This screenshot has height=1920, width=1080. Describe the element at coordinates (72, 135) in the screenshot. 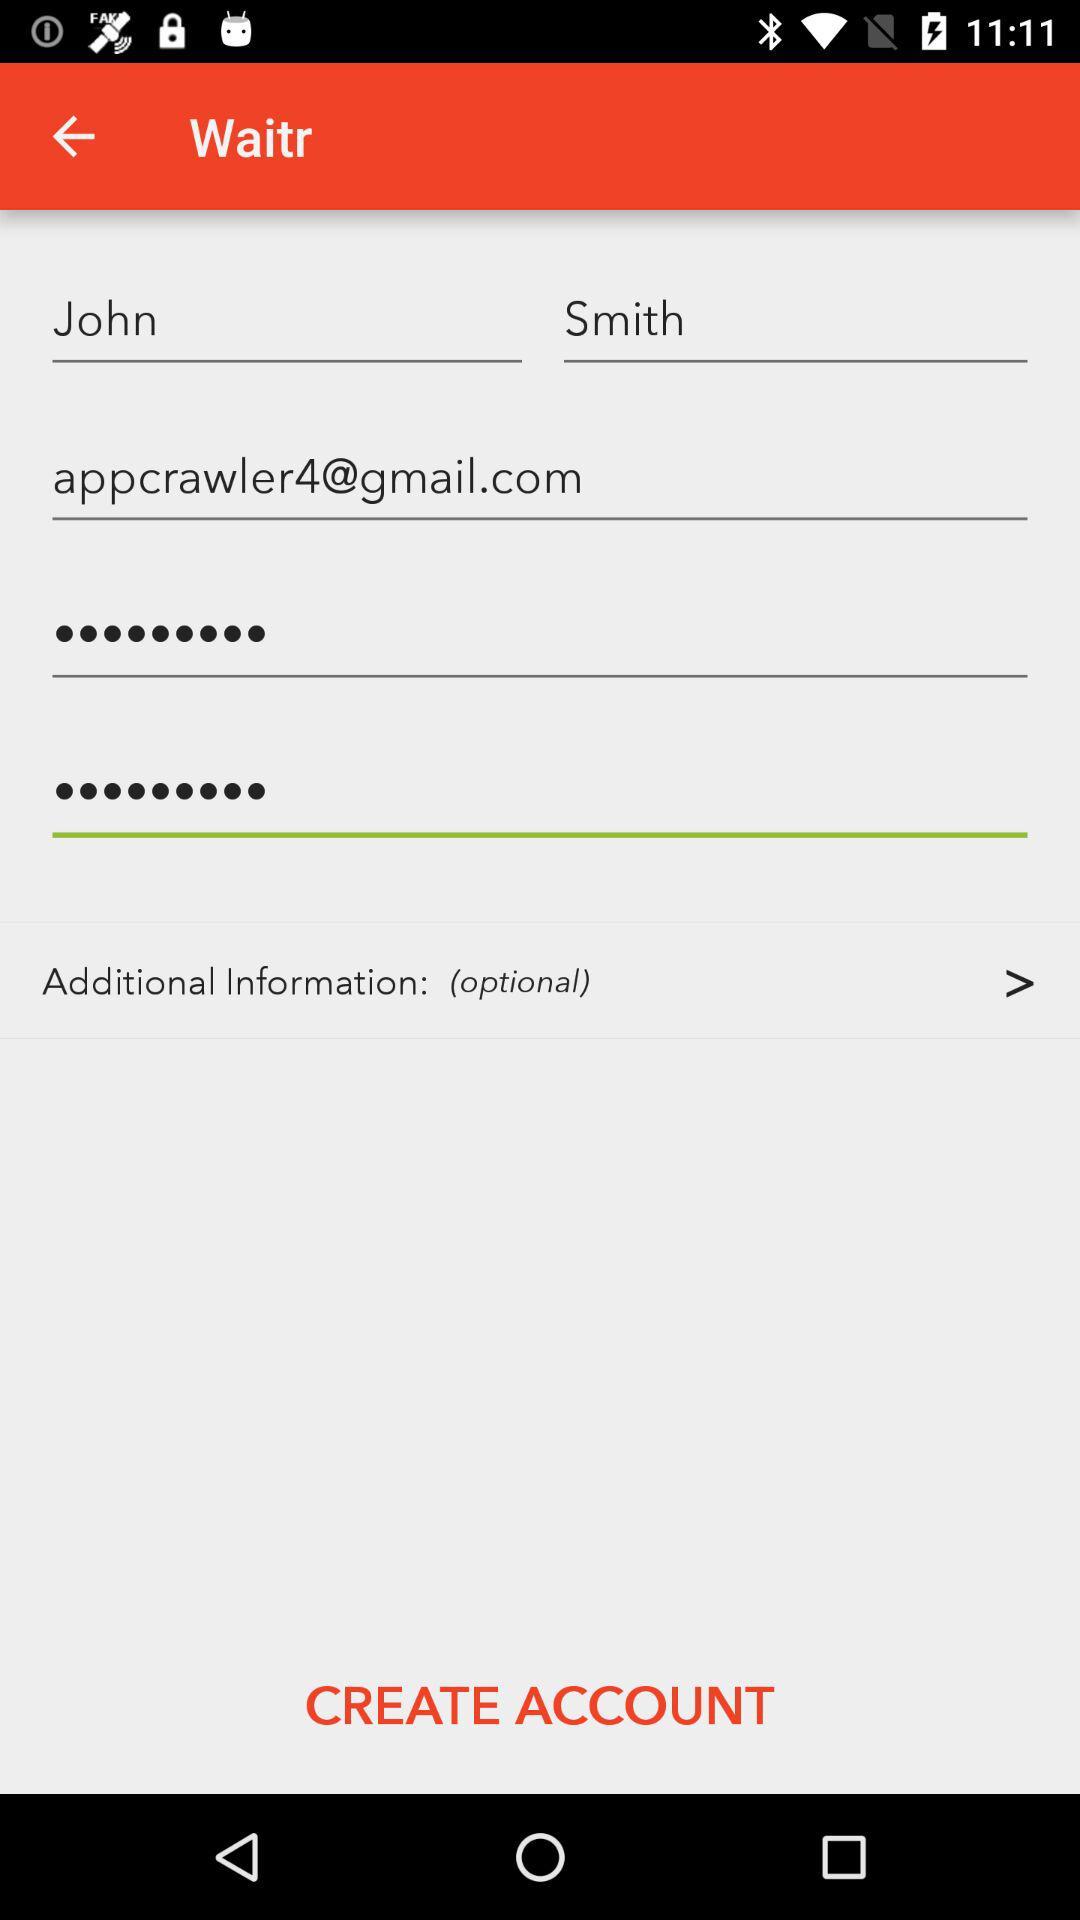

I see `item next to waitr icon` at that location.